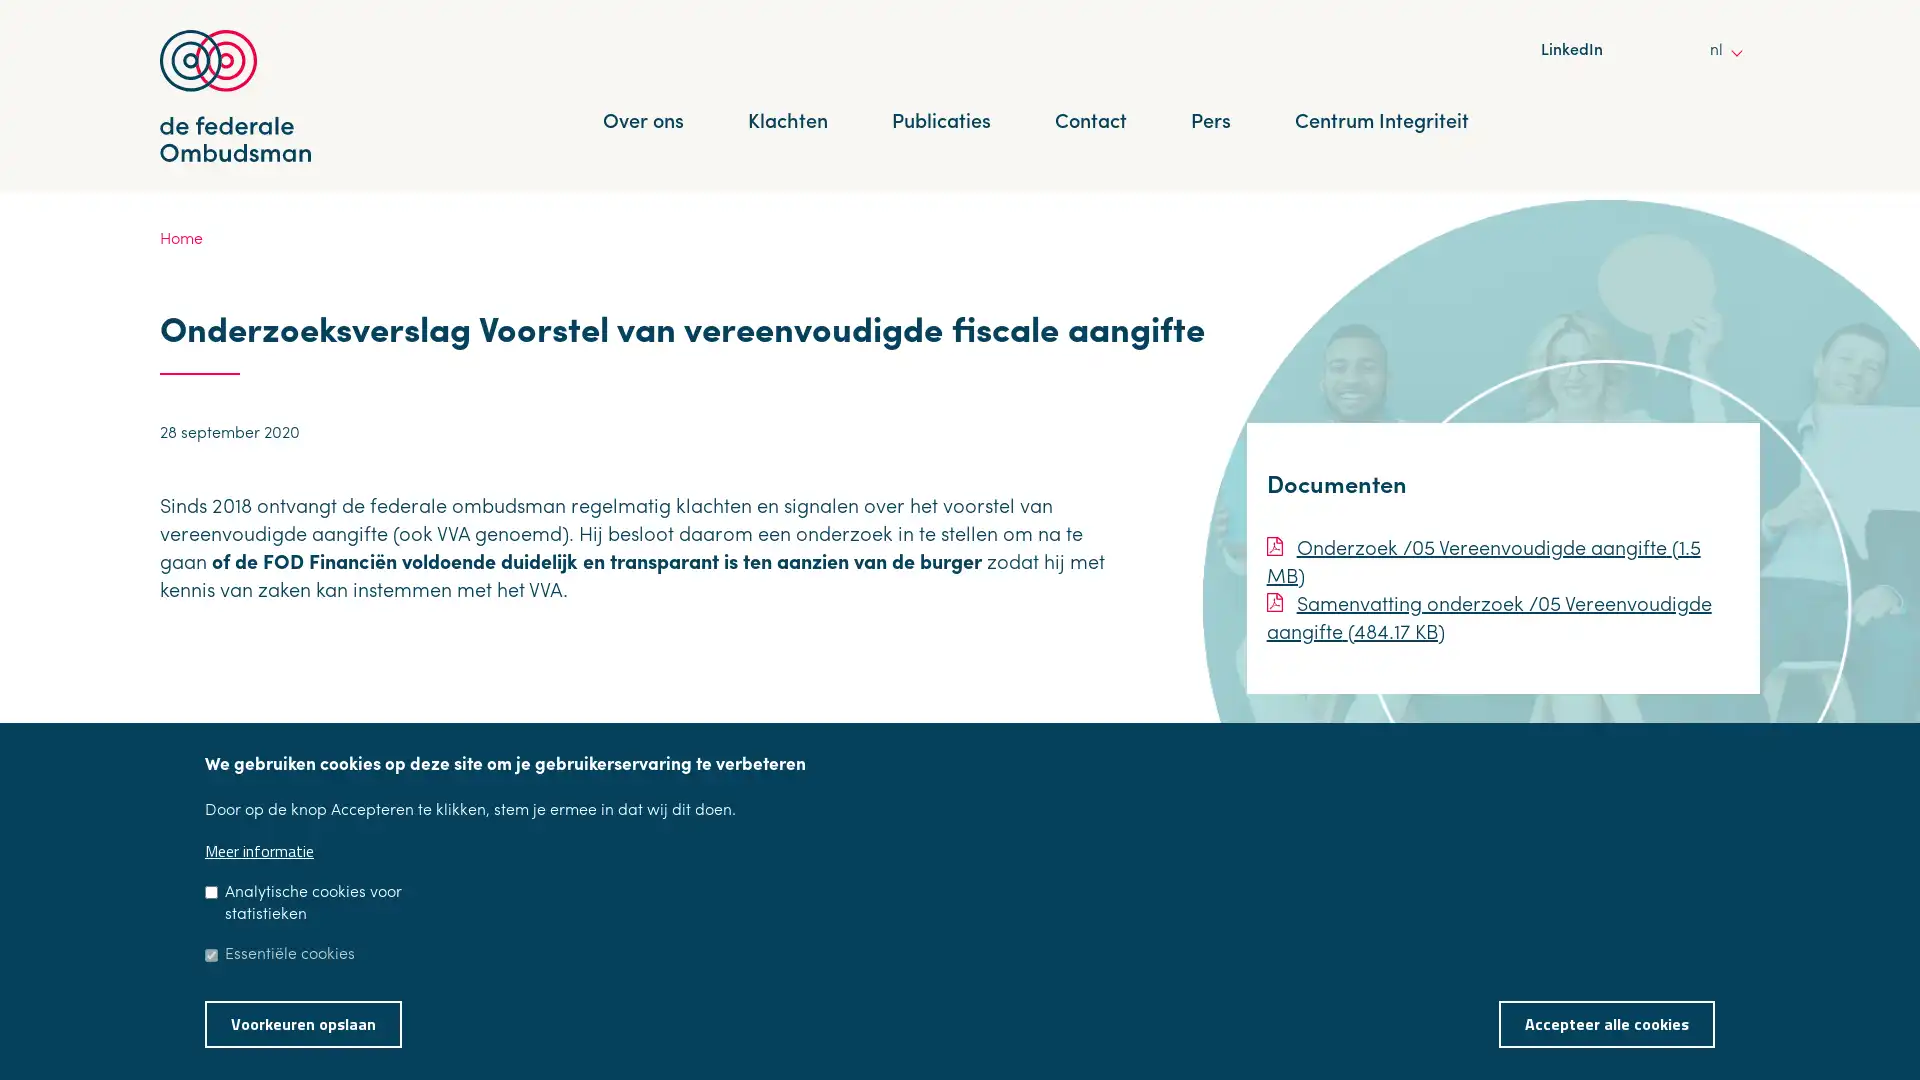 This screenshot has width=1920, height=1080. I want to click on Accepteer alle cookies, so click(1607, 1023).